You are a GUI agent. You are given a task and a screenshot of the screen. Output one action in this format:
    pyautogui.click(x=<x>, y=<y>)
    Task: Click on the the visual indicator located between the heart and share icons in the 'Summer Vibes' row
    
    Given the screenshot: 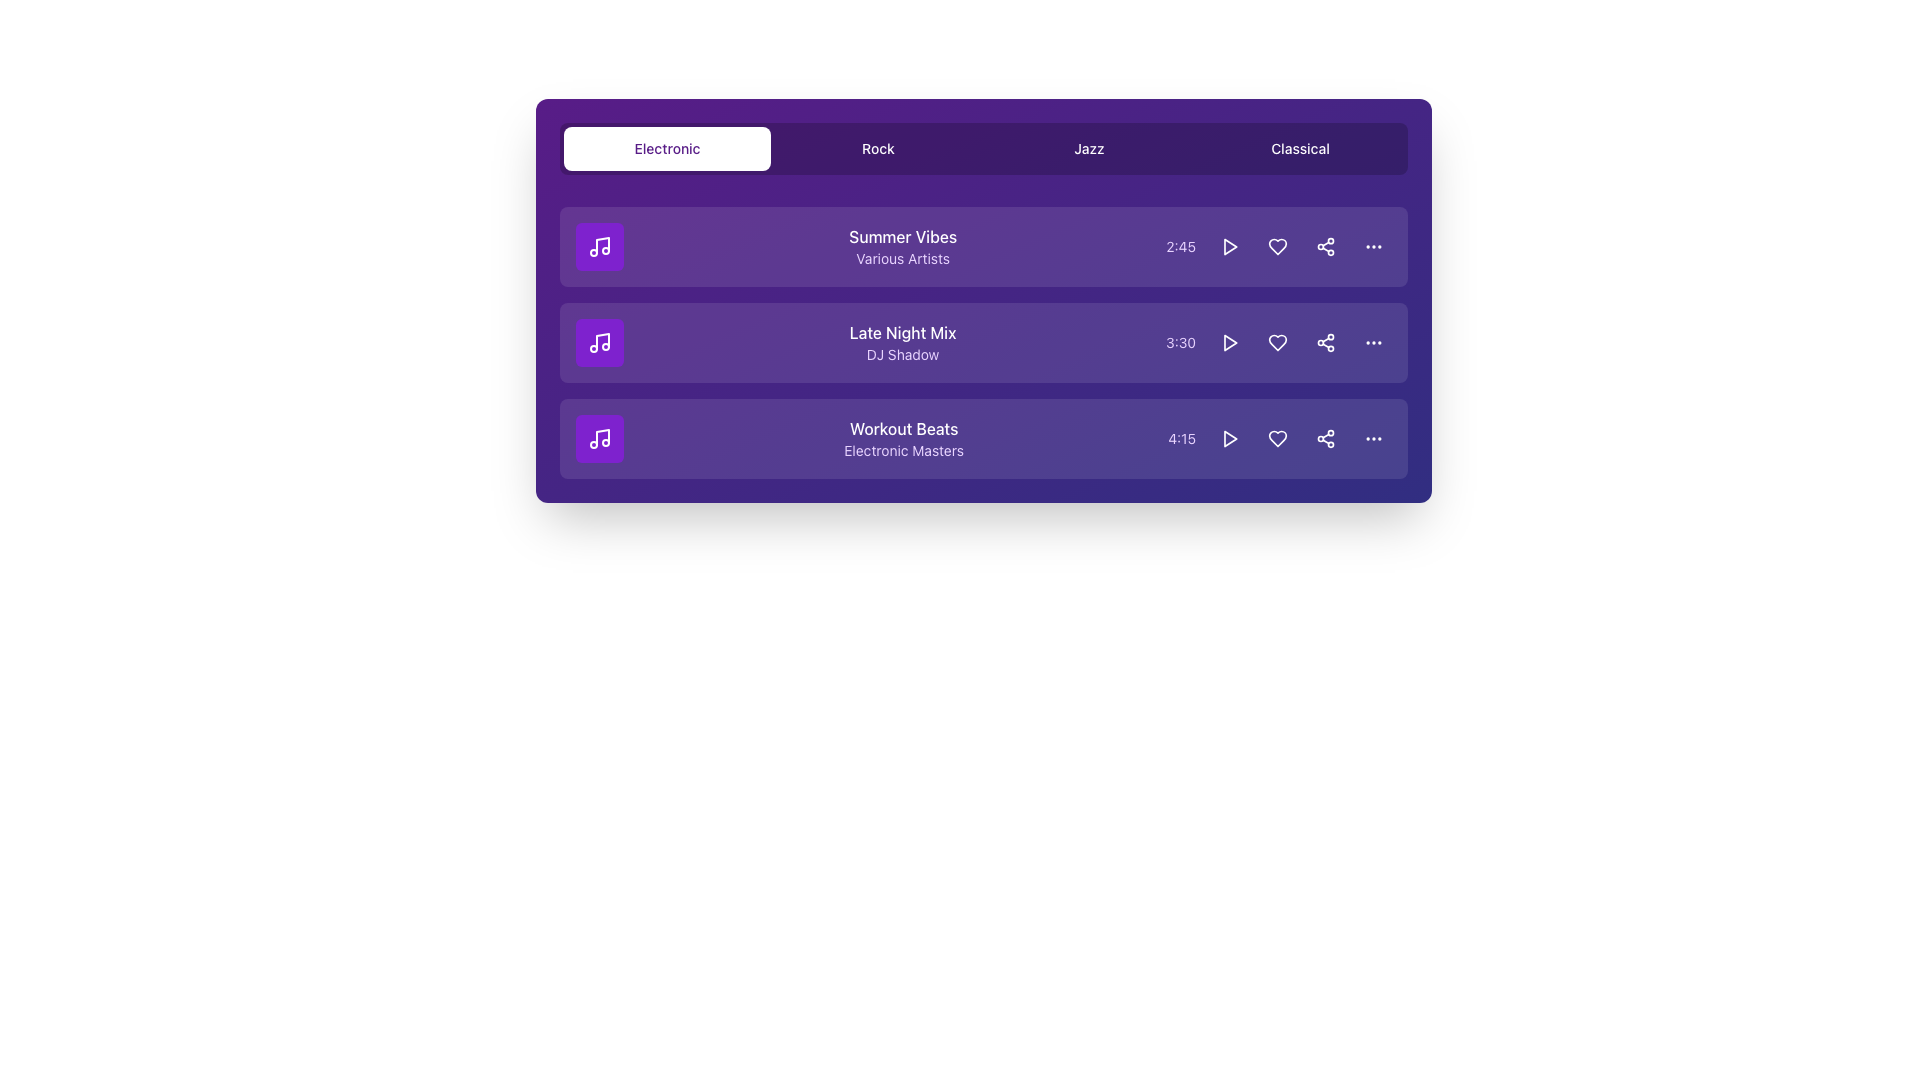 What is the action you would take?
    pyautogui.click(x=1301, y=245)
    